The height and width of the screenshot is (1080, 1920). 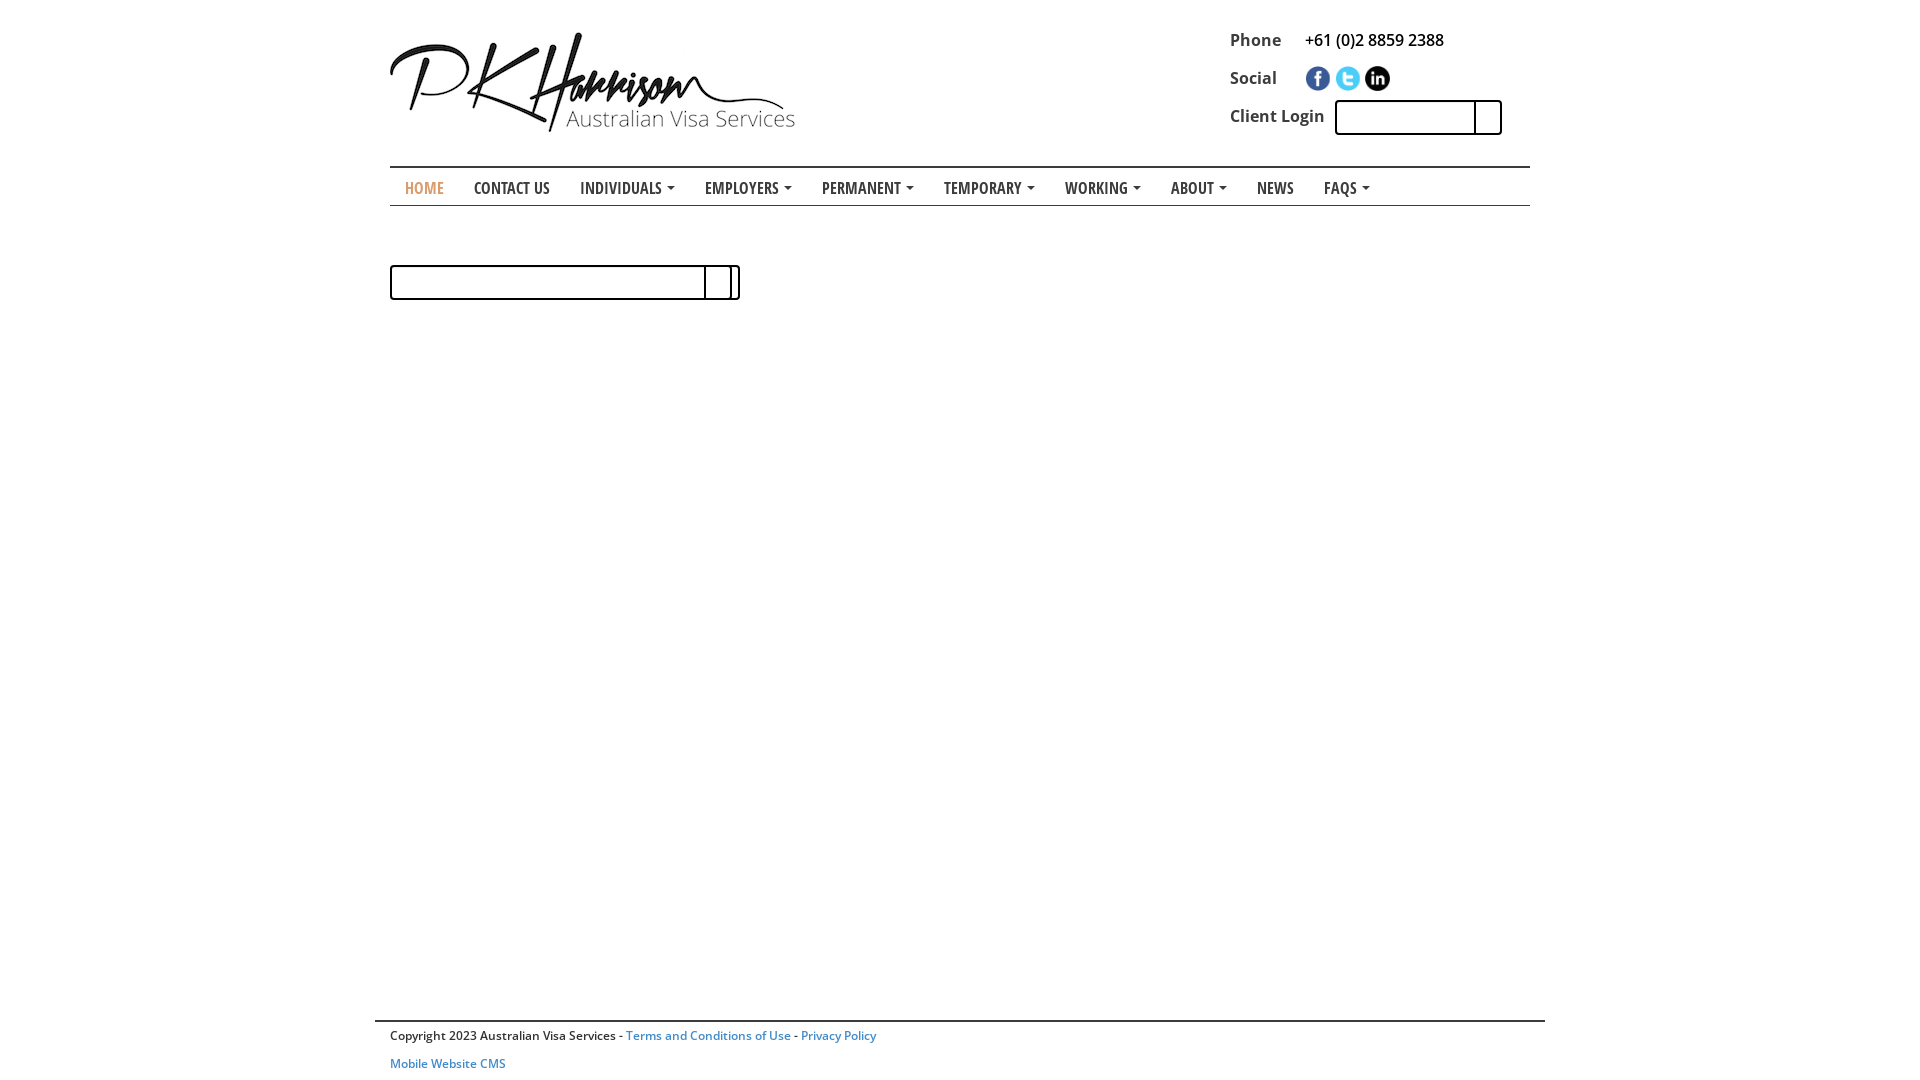 What do you see at coordinates (1373, 39) in the screenshot?
I see `'+61 (0)2 8859 2388'` at bounding box center [1373, 39].